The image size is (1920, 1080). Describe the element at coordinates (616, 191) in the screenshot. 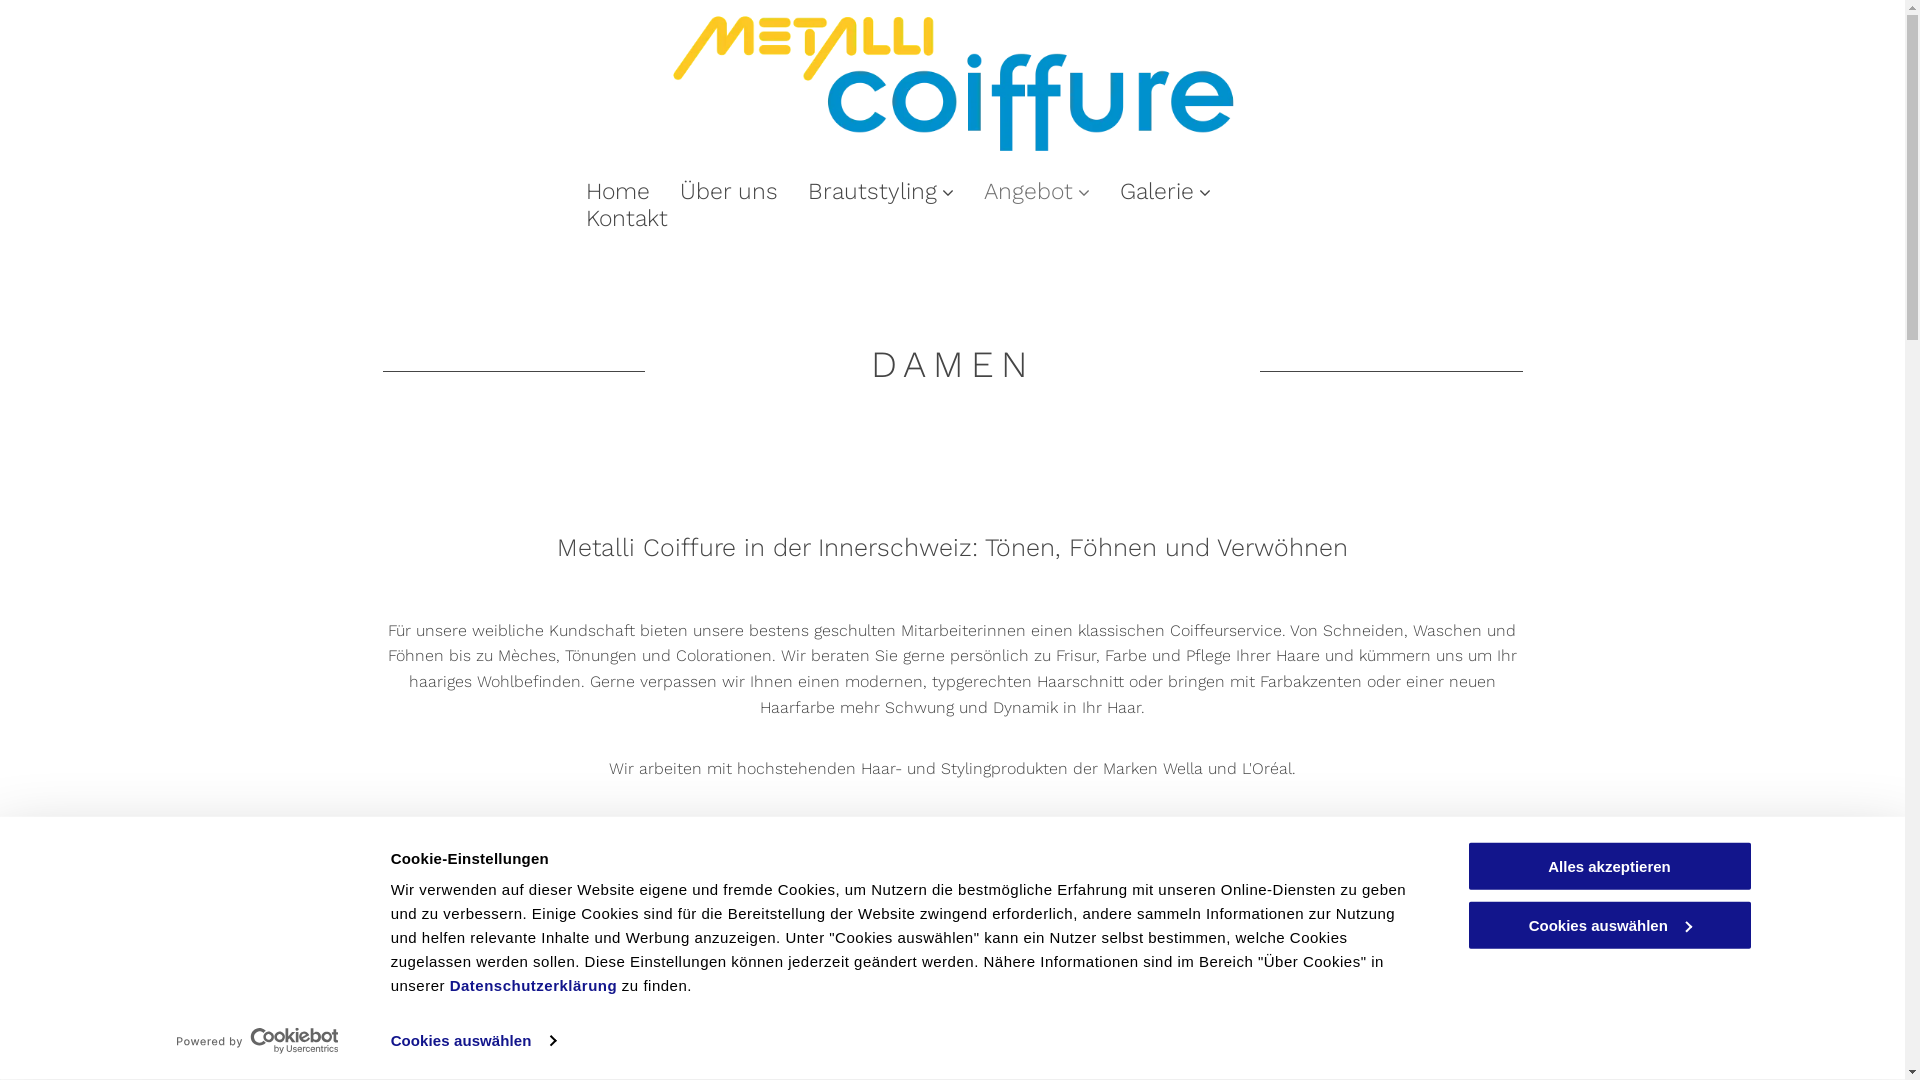

I see `'Home'` at that location.